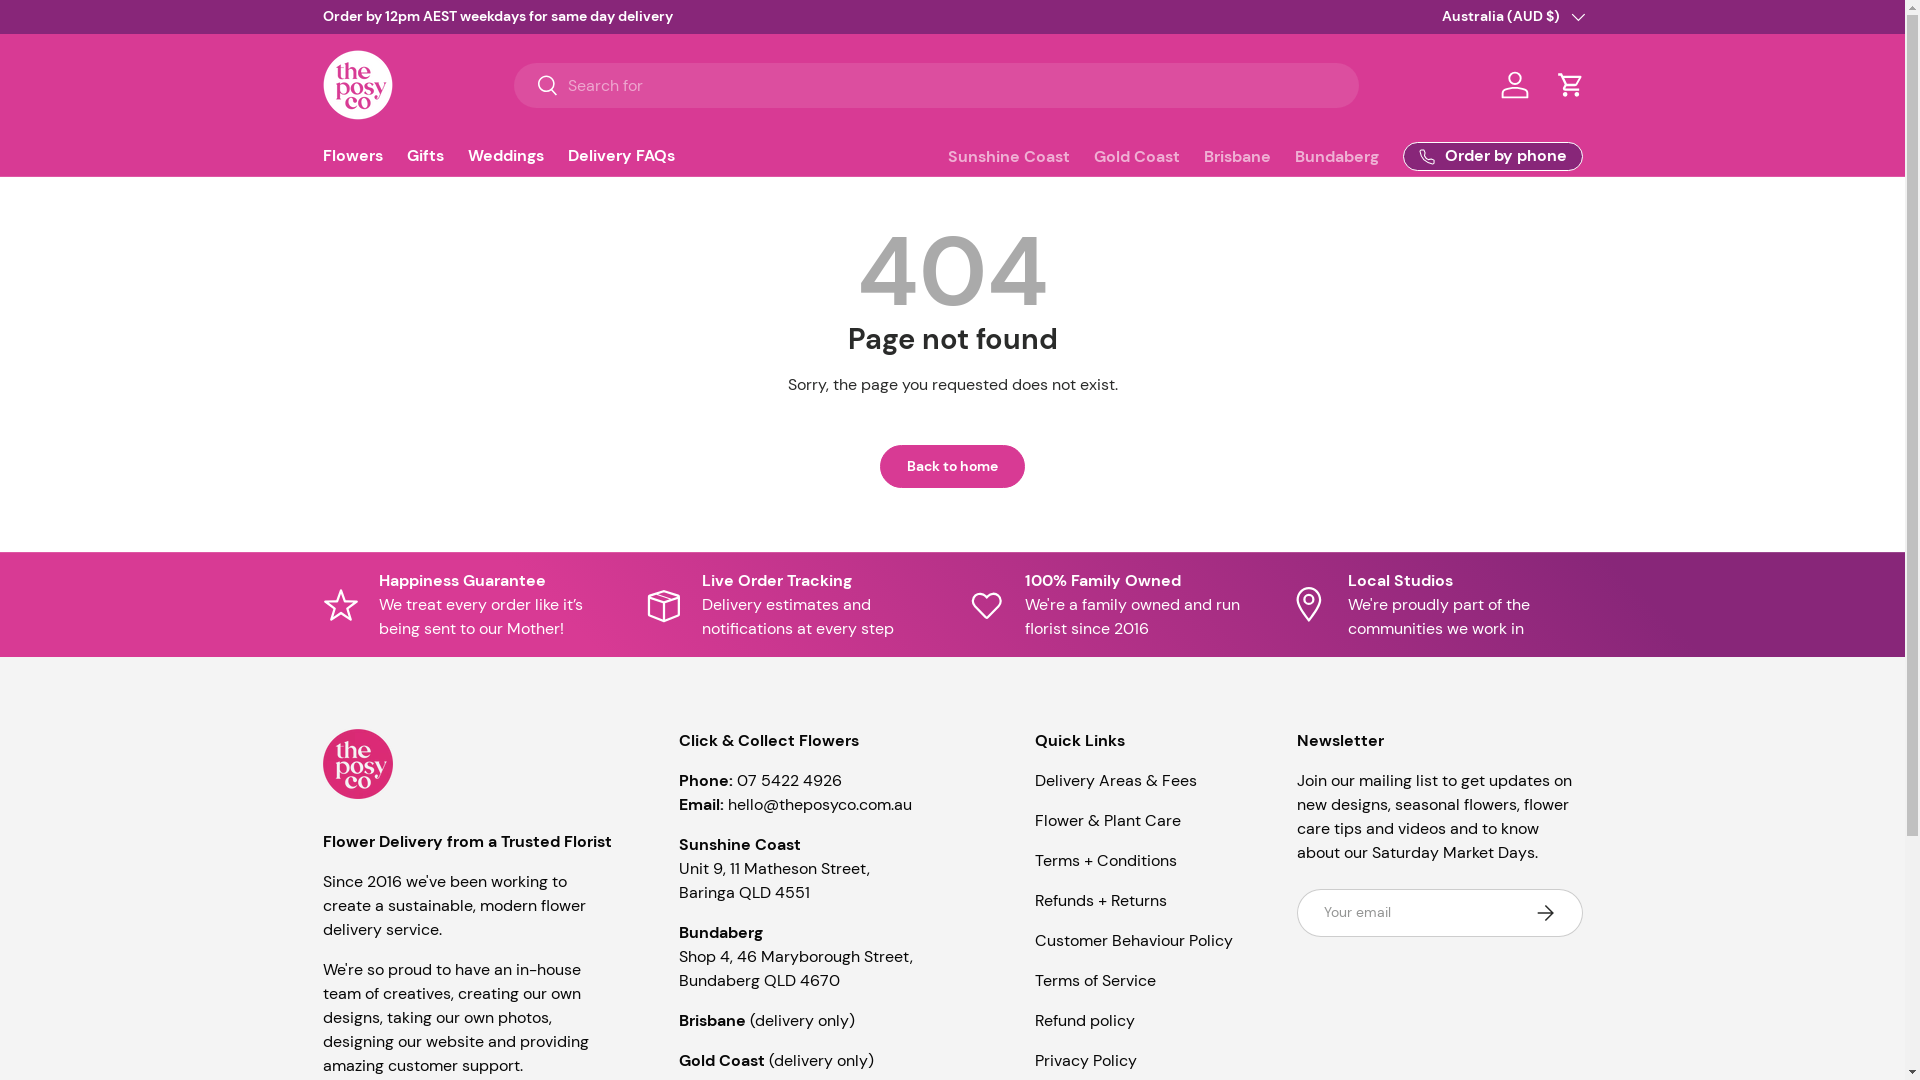  Describe the element at coordinates (1106, 820) in the screenshot. I see `'Flower & Plant Care'` at that location.